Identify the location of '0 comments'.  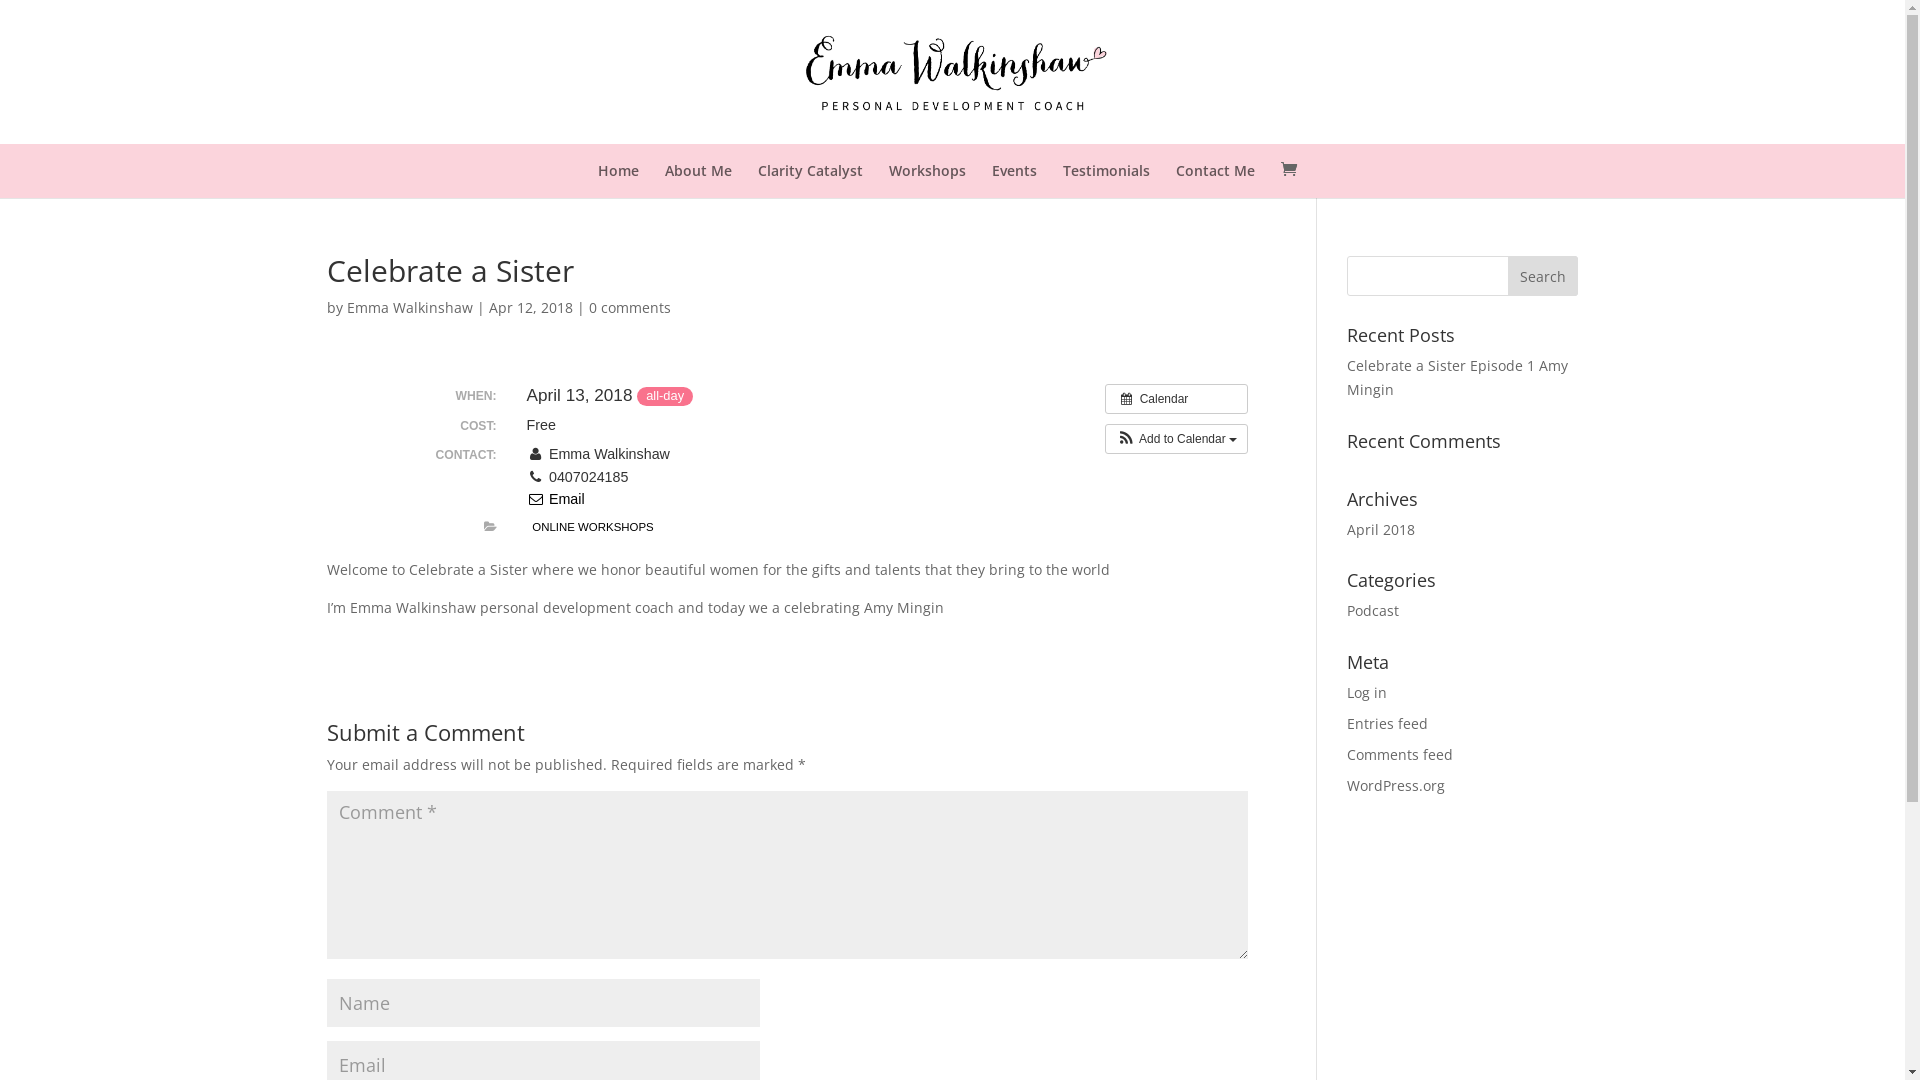
(628, 307).